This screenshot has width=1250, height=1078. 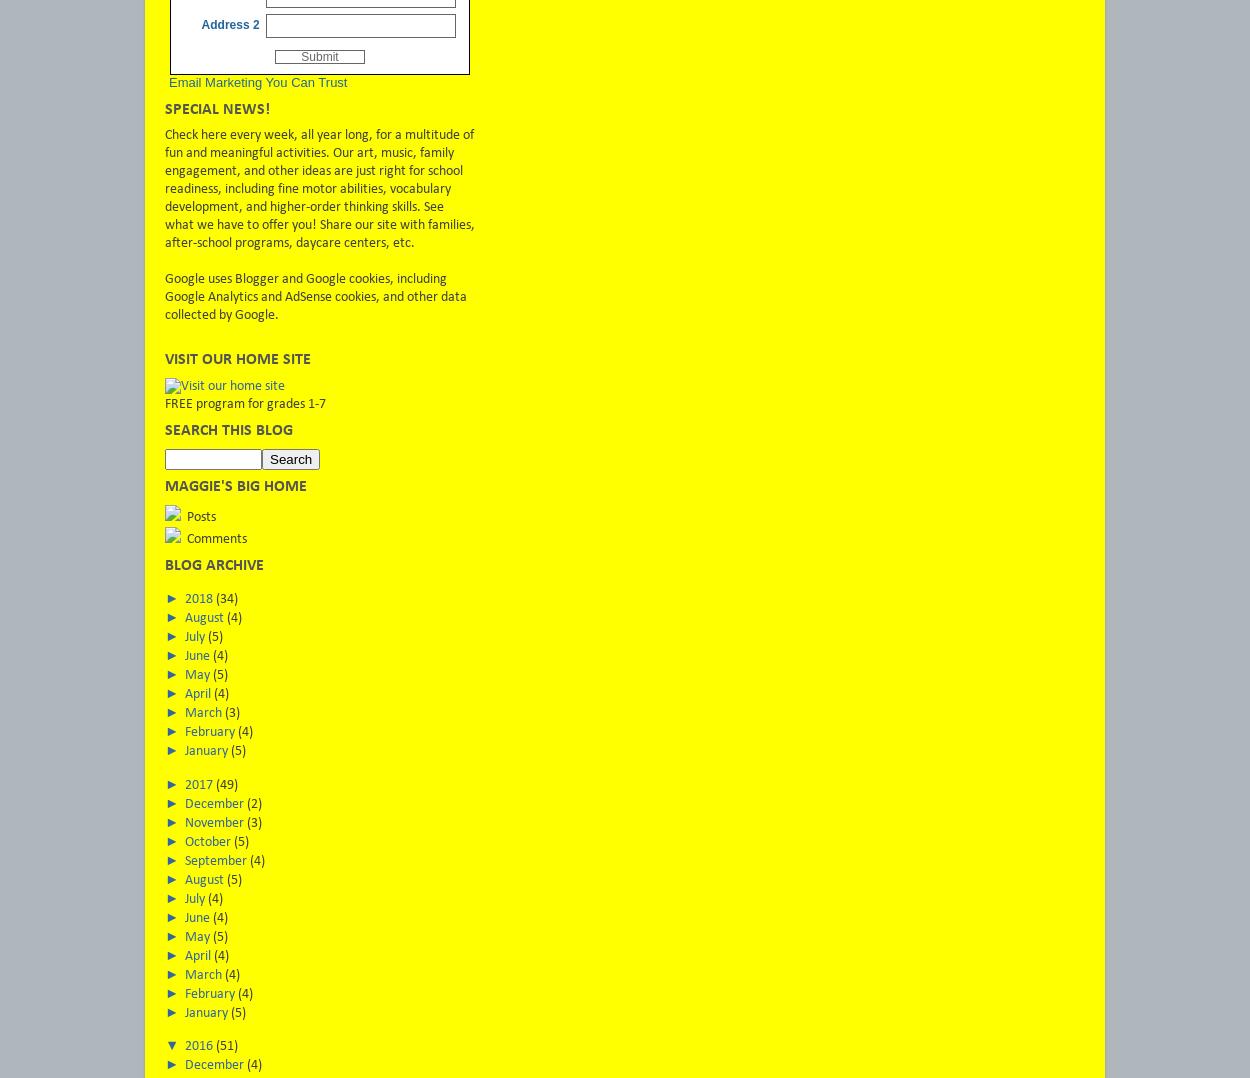 I want to click on 'September', so click(x=216, y=859).